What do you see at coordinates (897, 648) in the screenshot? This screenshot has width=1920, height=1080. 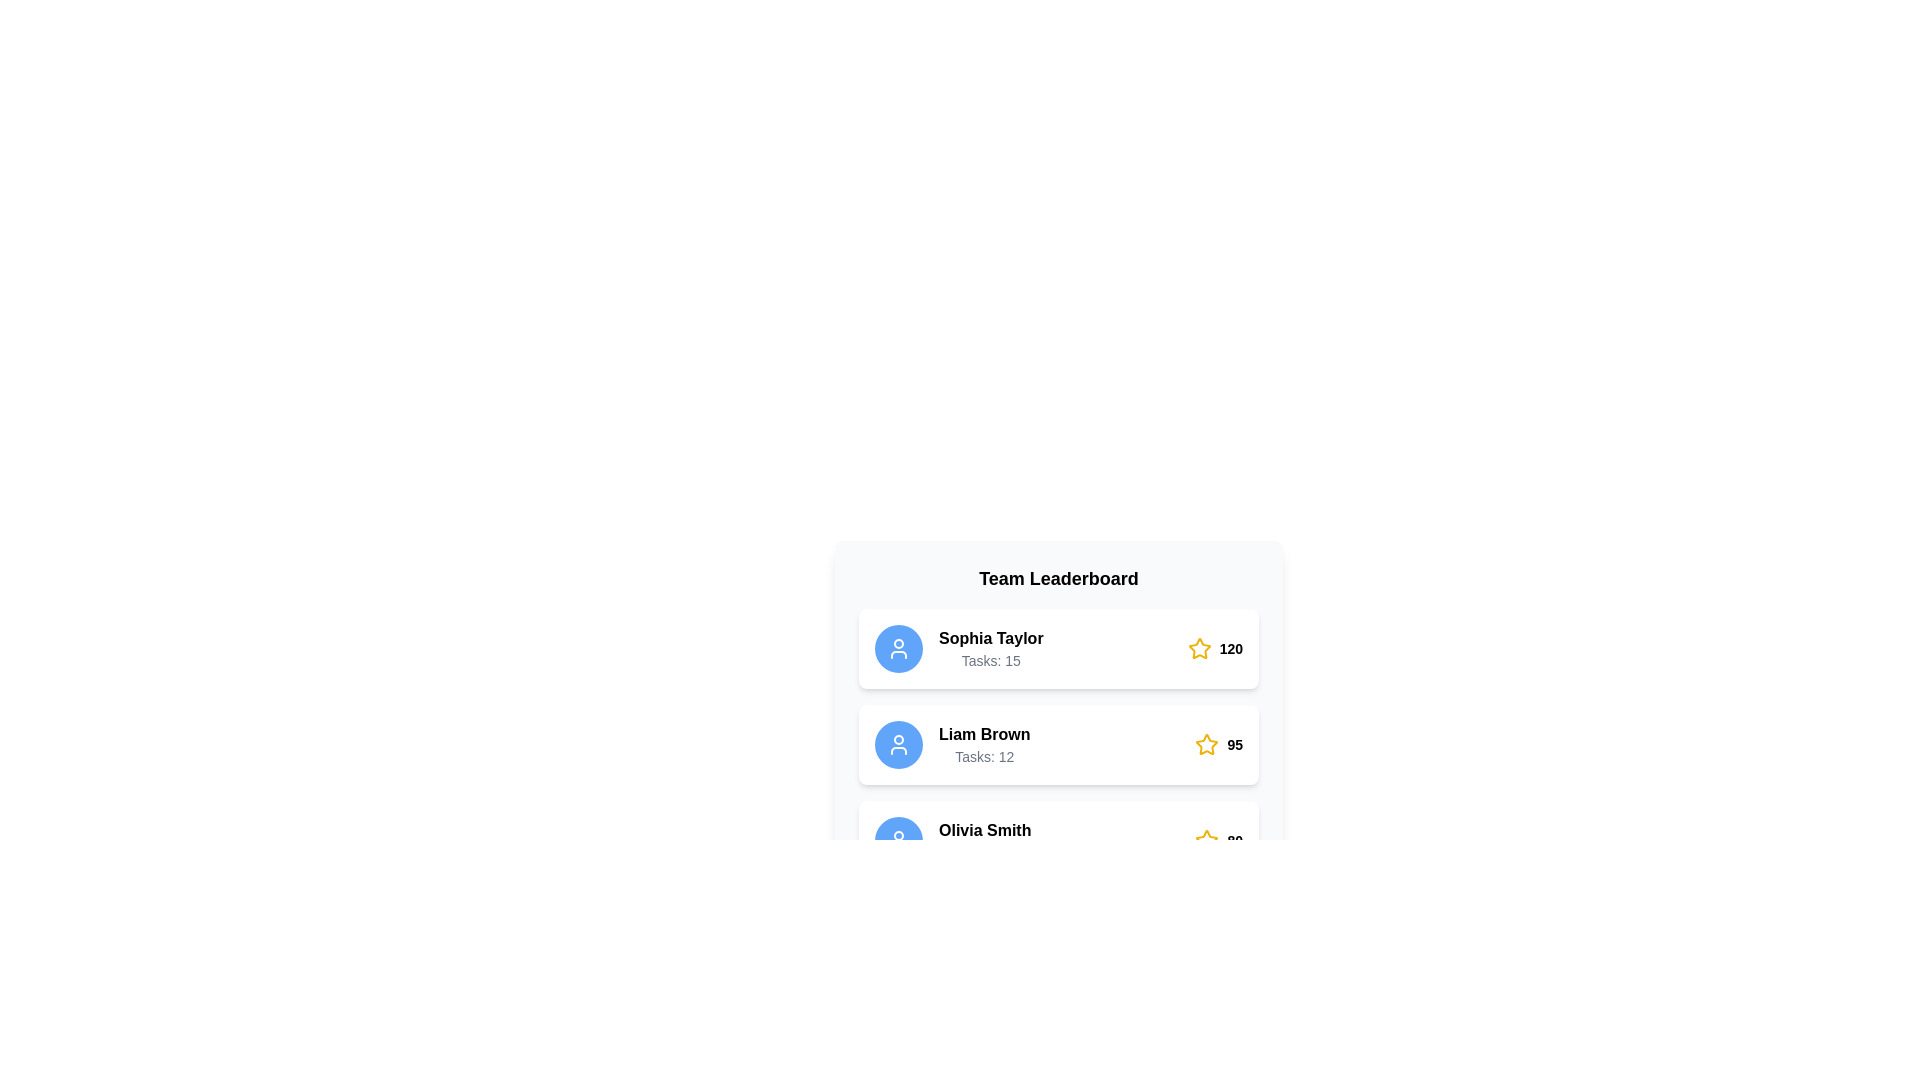 I see `the Profile Icon representing the user 'Sophia Taylor' in the leaderboard, which is positioned to the left of the text 'Sophia Taylor' and 'Tasks: 15'` at bounding box center [897, 648].